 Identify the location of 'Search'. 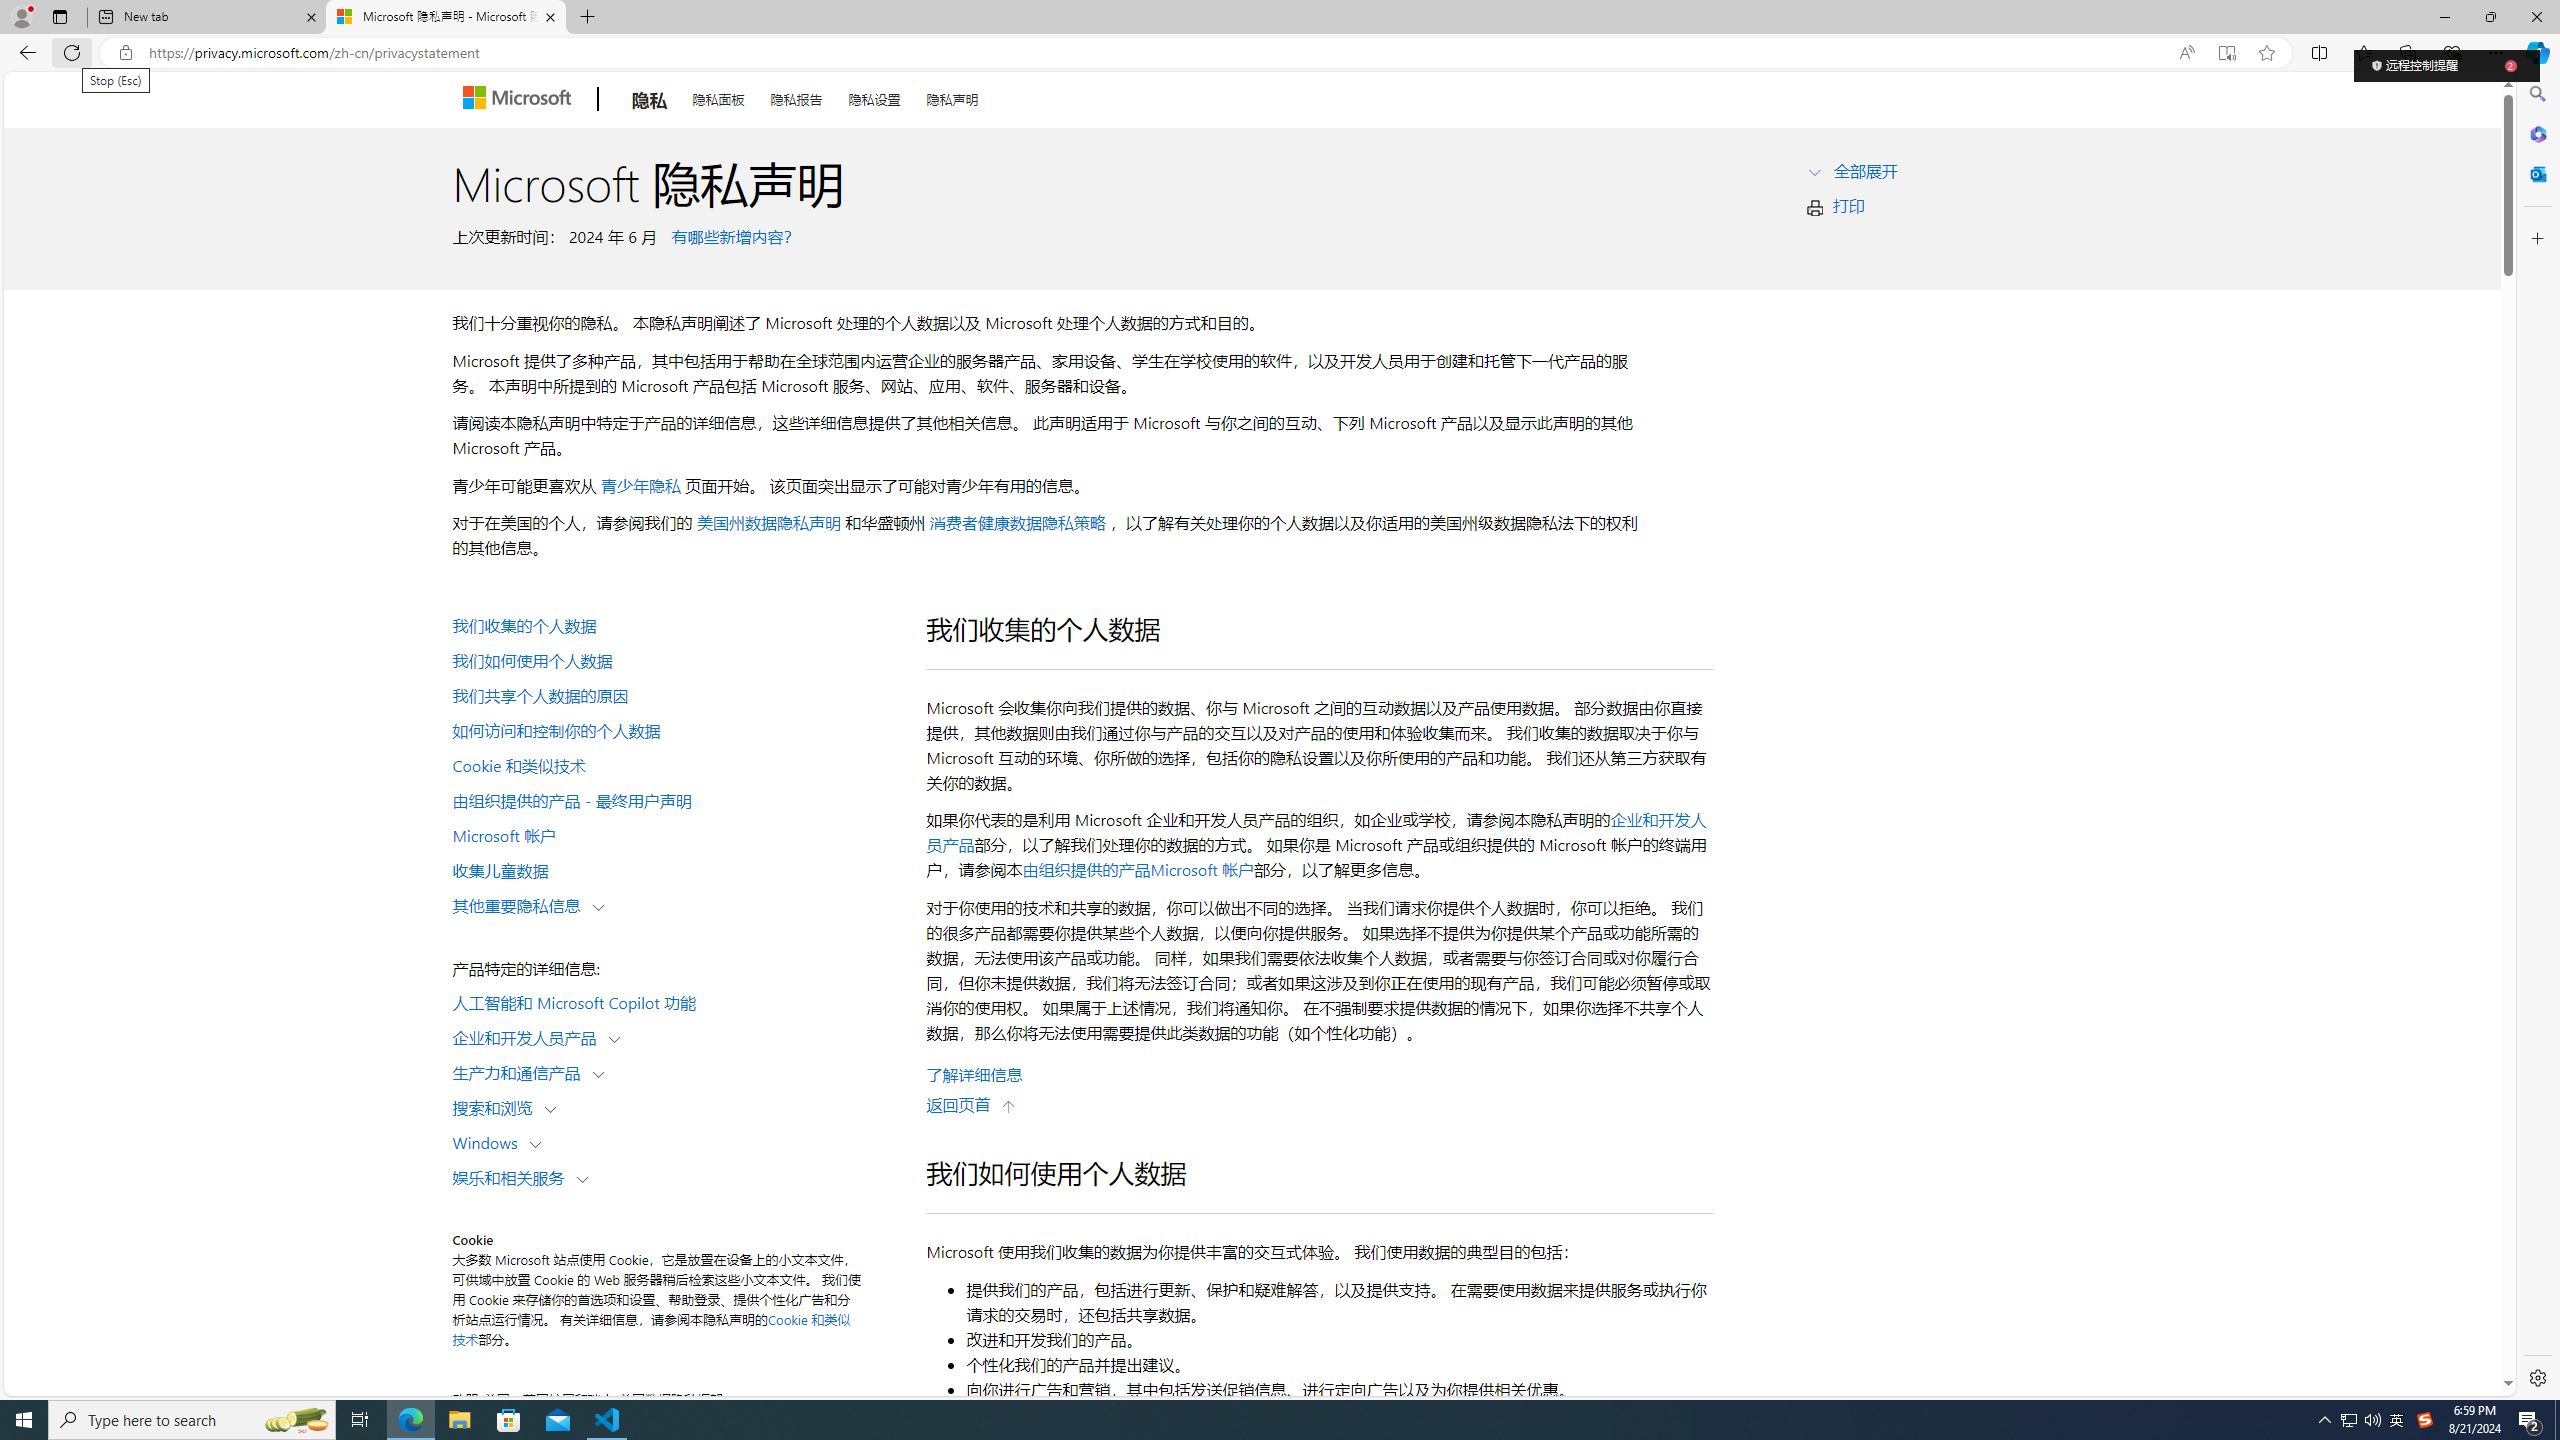
(2535, 93).